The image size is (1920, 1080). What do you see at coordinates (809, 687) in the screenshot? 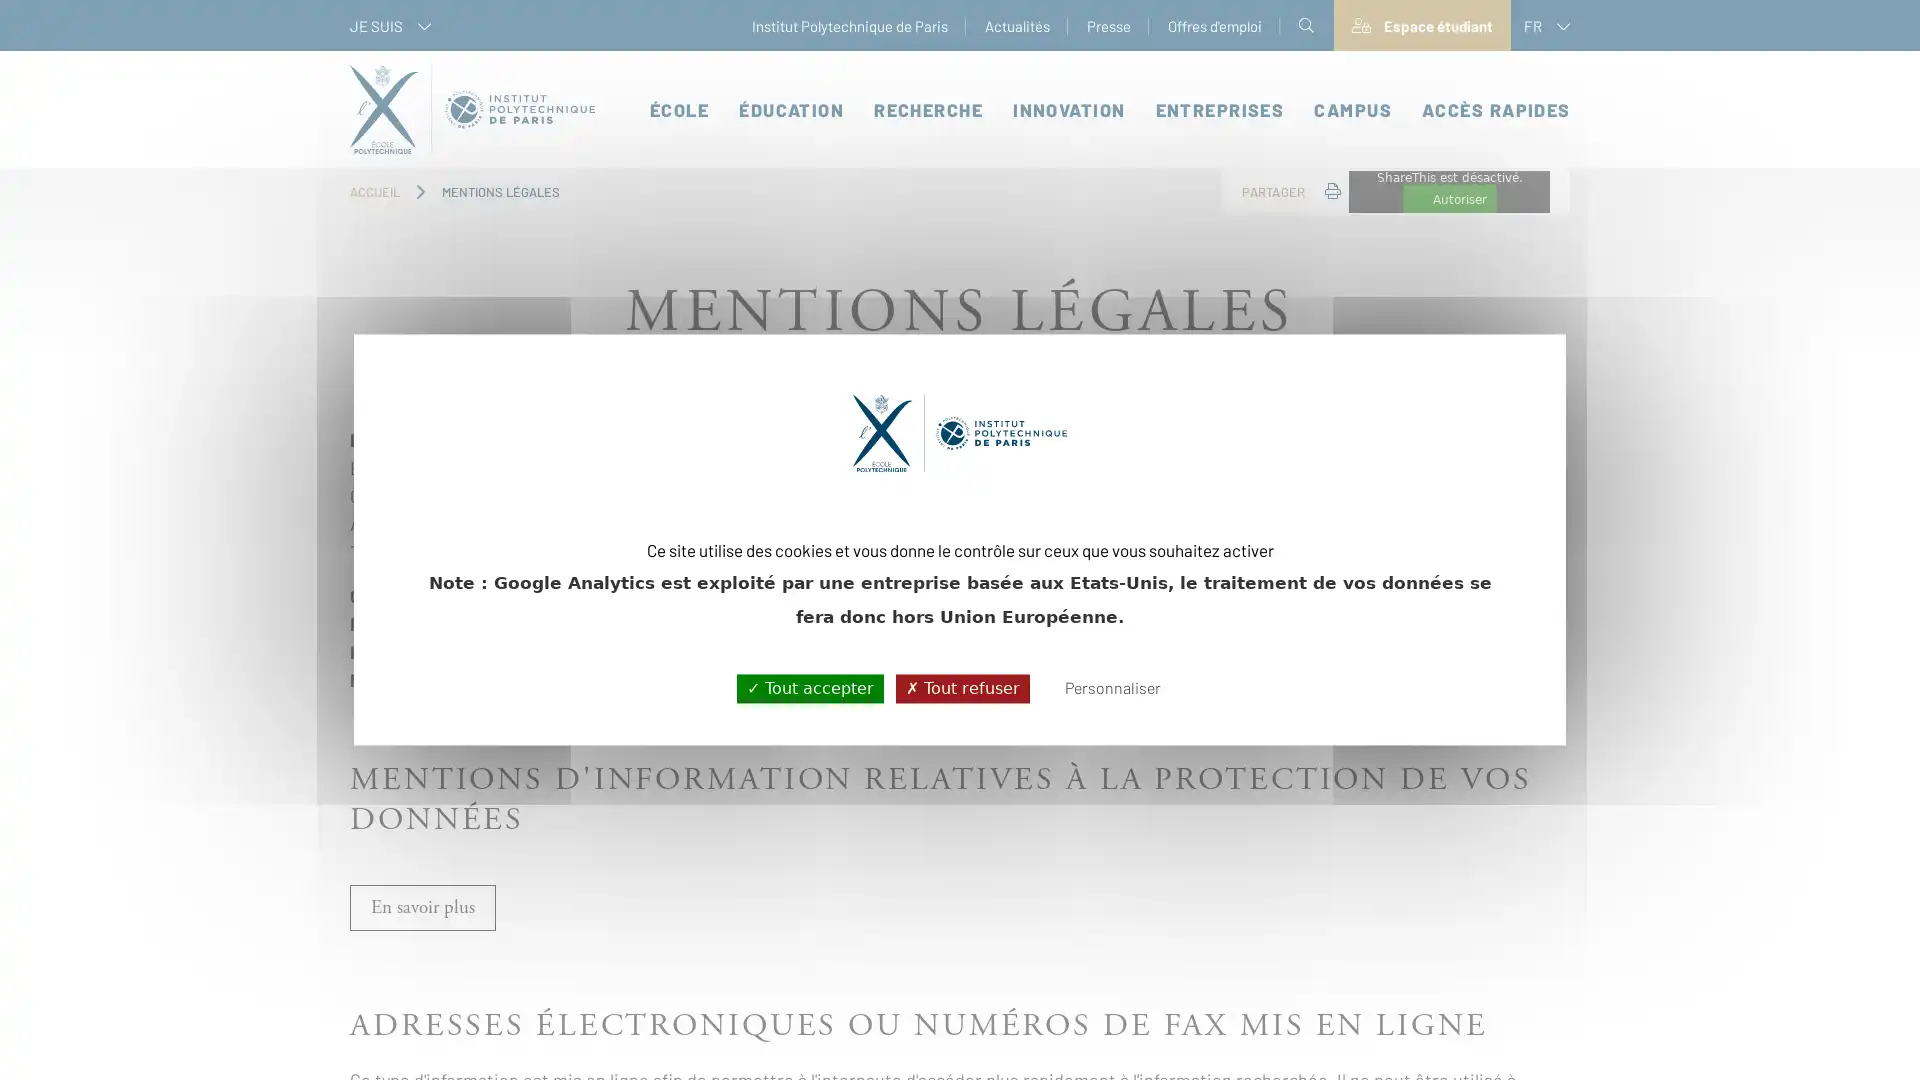
I see `Tout accepter` at bounding box center [809, 687].